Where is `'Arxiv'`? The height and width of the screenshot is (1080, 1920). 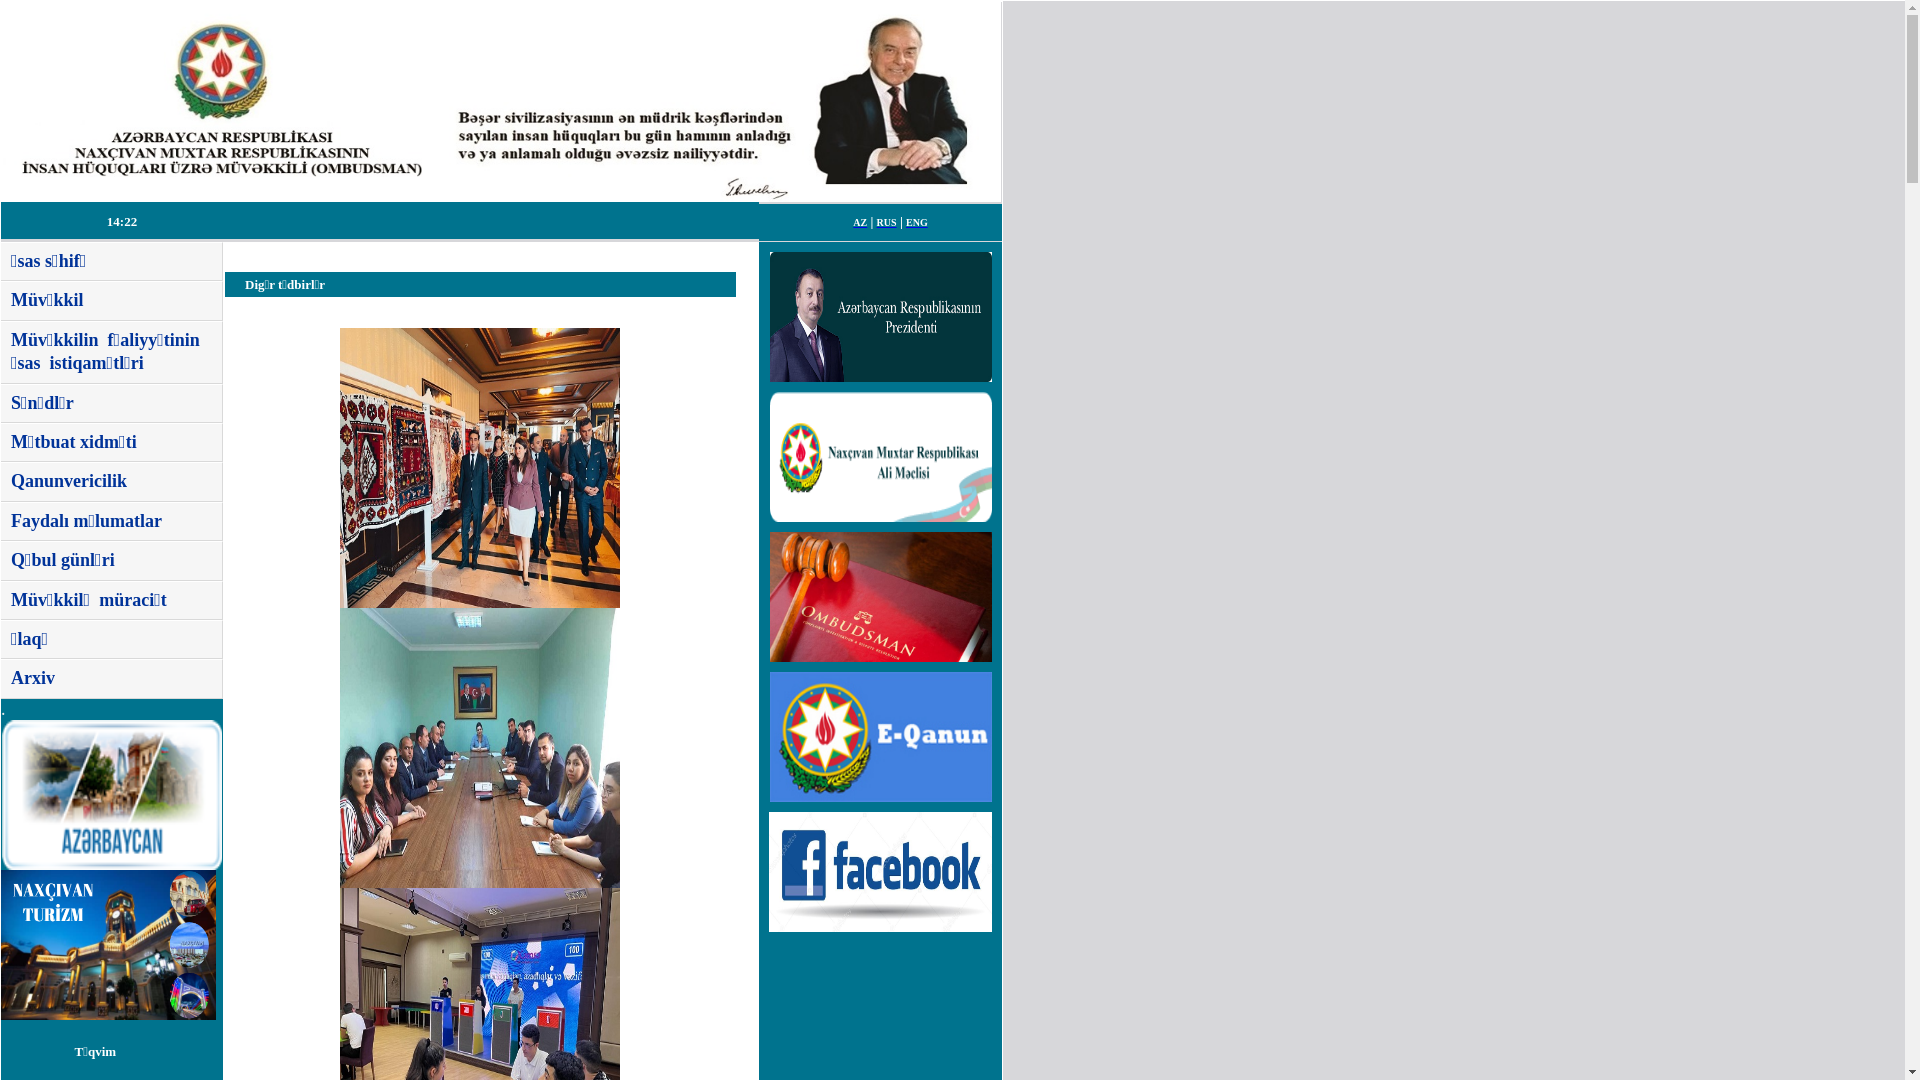 'Arxiv' is located at coordinates (33, 677).